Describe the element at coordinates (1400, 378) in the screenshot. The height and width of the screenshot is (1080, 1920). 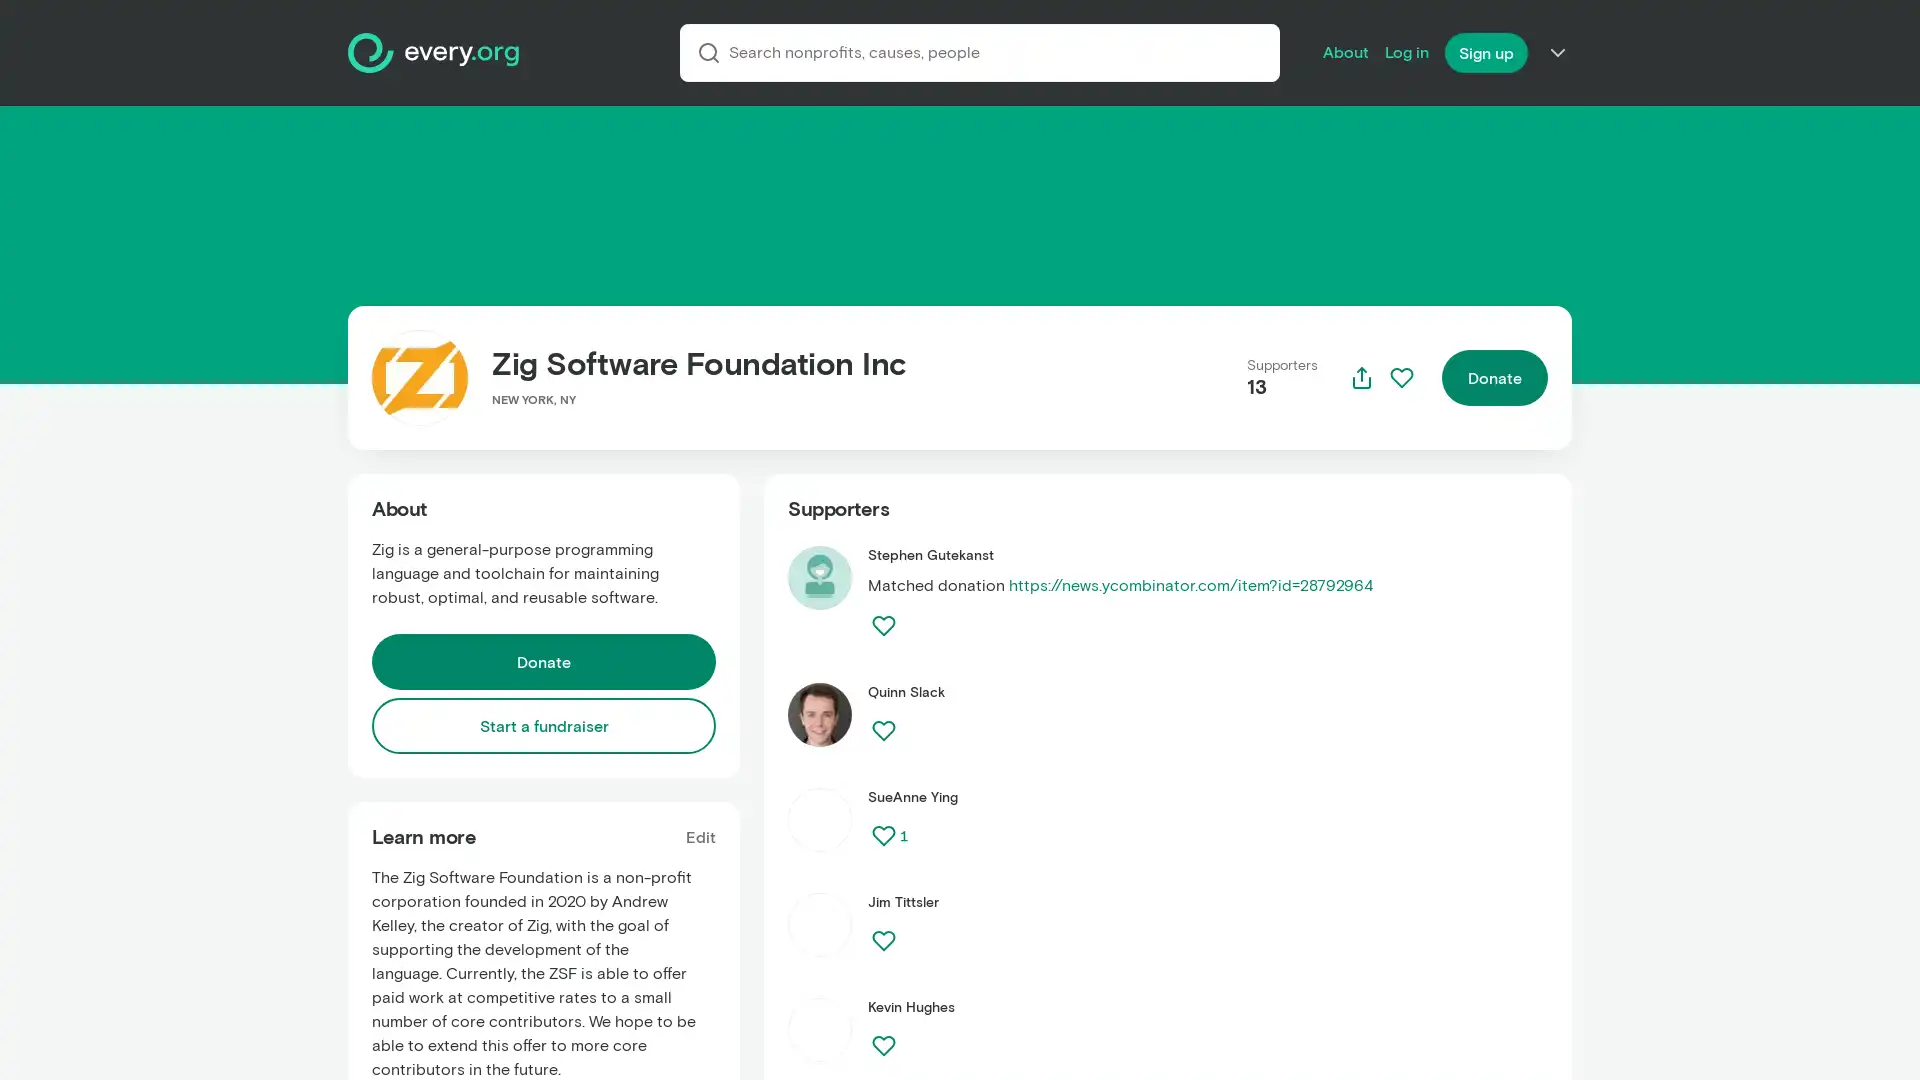
I see `Like nonprofit` at that location.